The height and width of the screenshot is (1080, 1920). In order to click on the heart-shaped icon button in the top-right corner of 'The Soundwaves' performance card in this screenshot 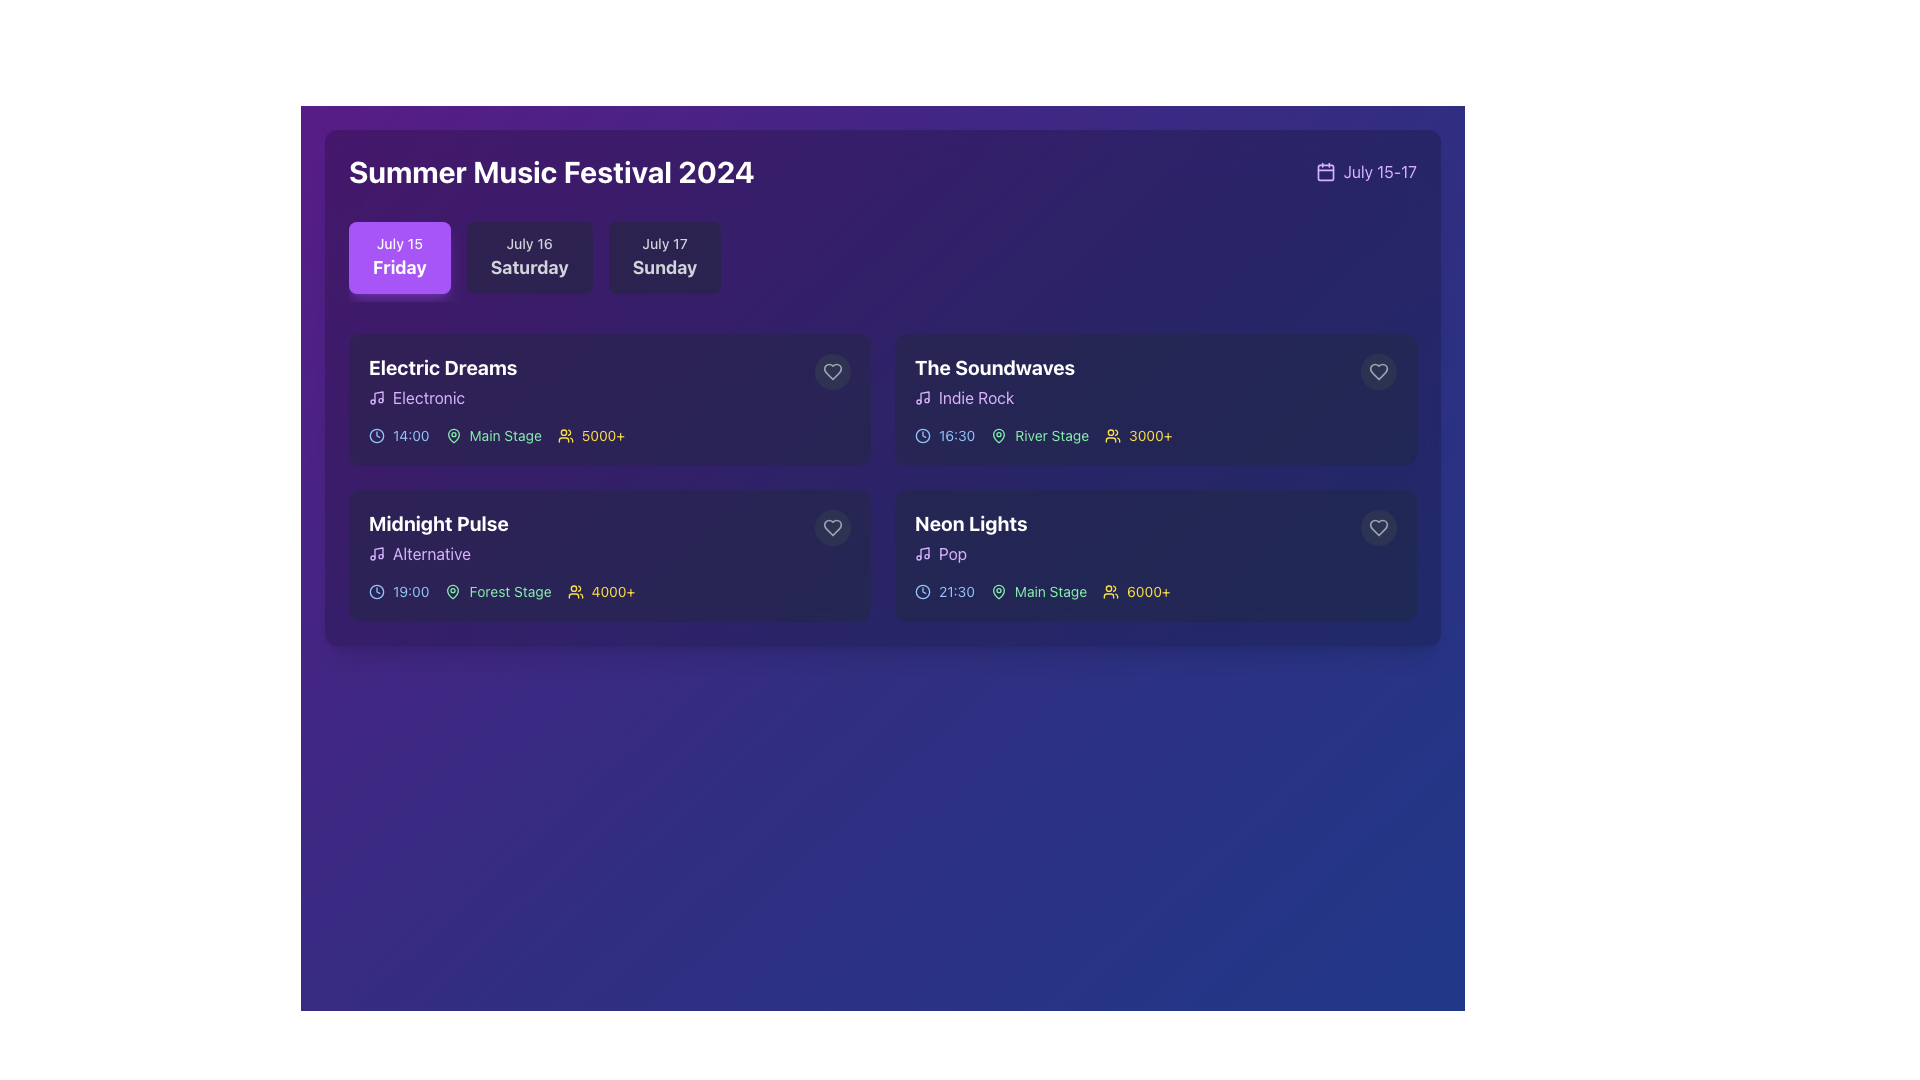, I will do `click(1377, 371)`.